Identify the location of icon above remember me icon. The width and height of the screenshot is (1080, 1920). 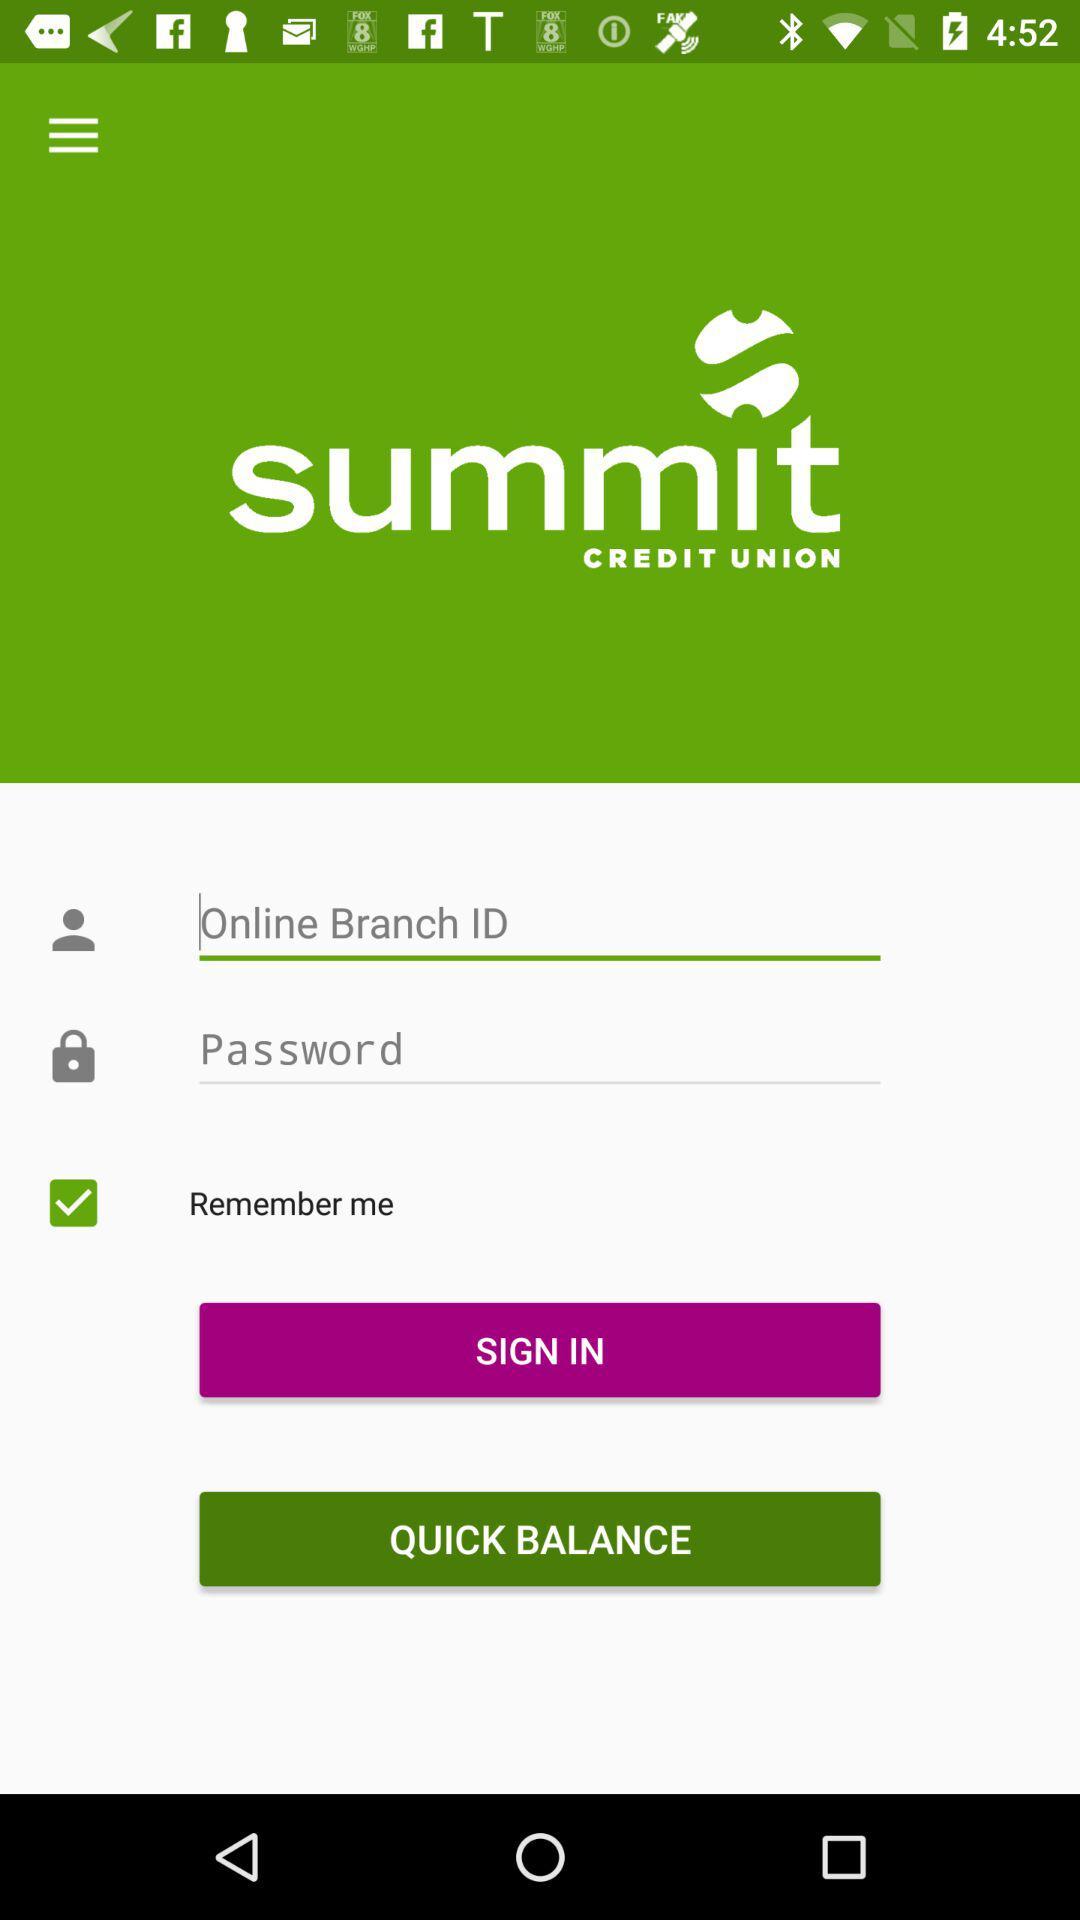
(540, 1047).